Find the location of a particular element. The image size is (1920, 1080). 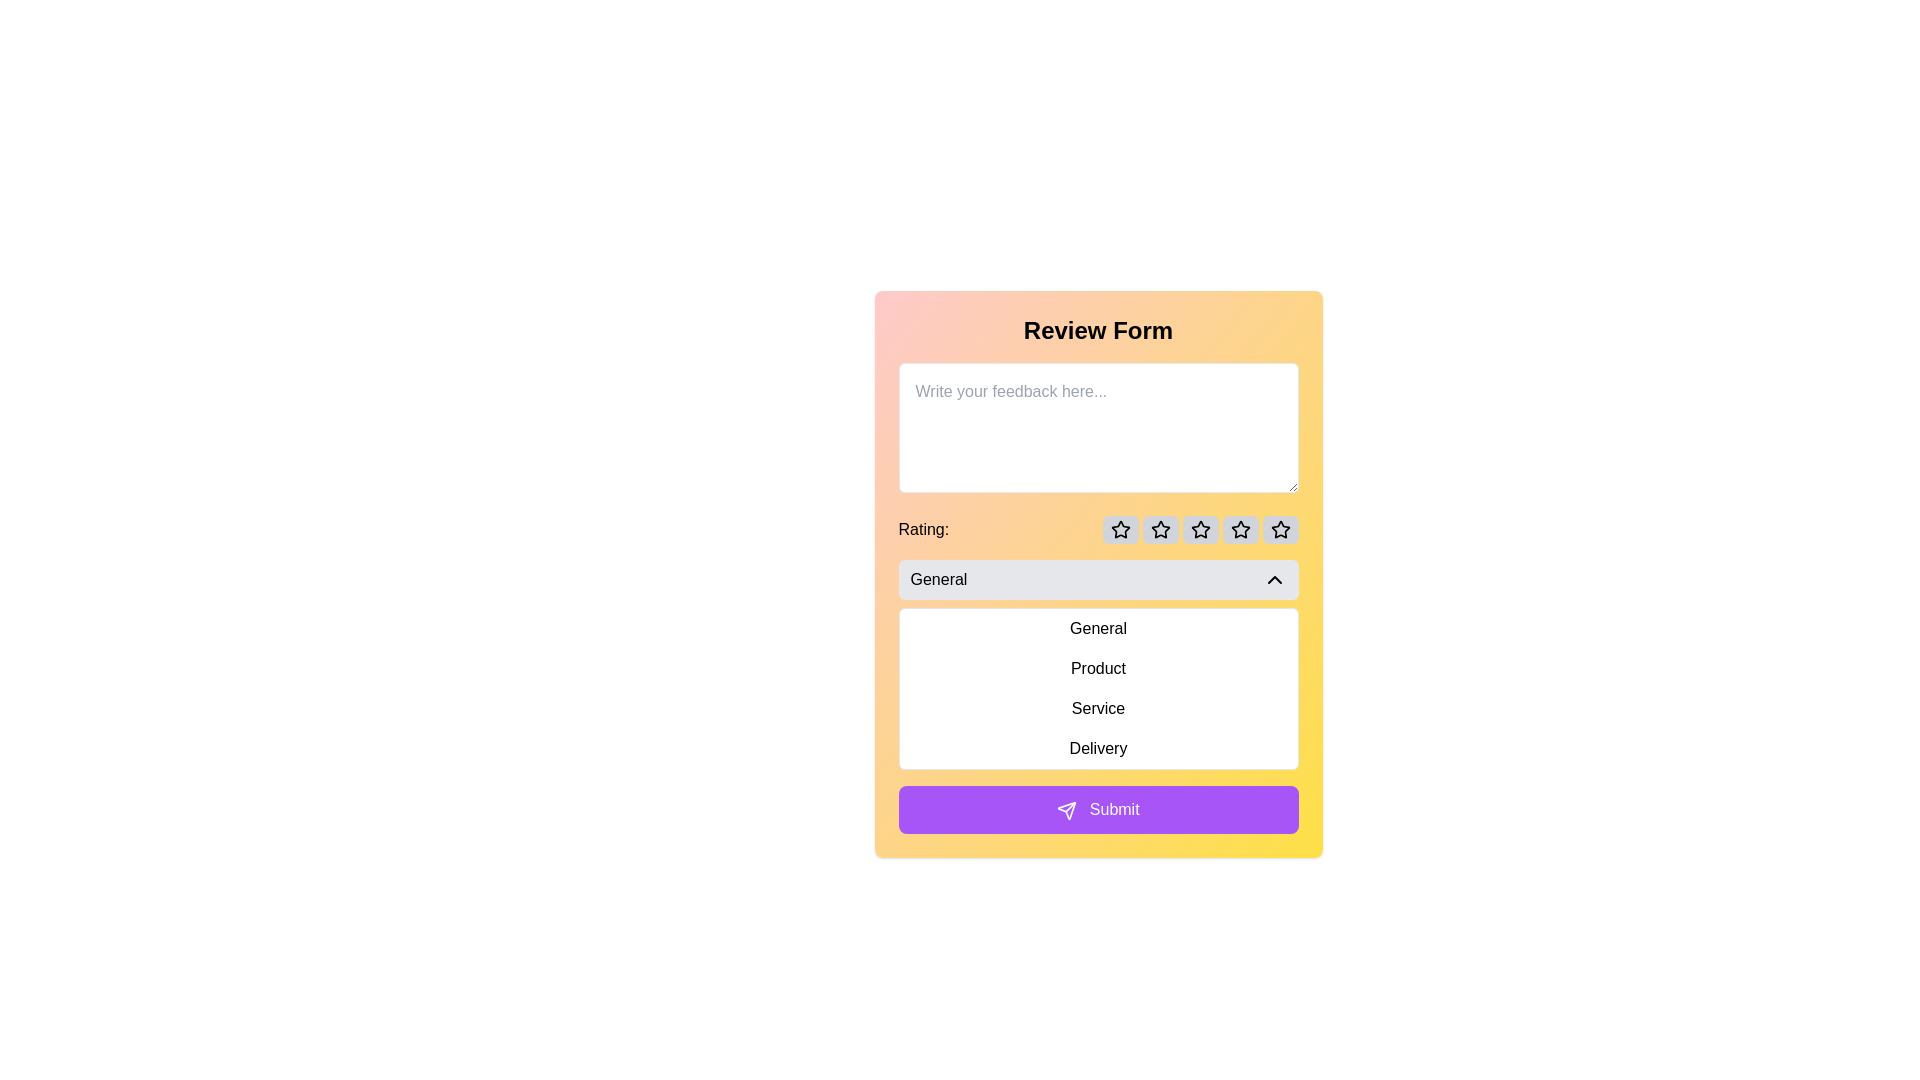

the rightmost star icon in the row of five star icons used for rating, located below the feedback textarea and above the dropdown menu in the review form is located at coordinates (1280, 527).